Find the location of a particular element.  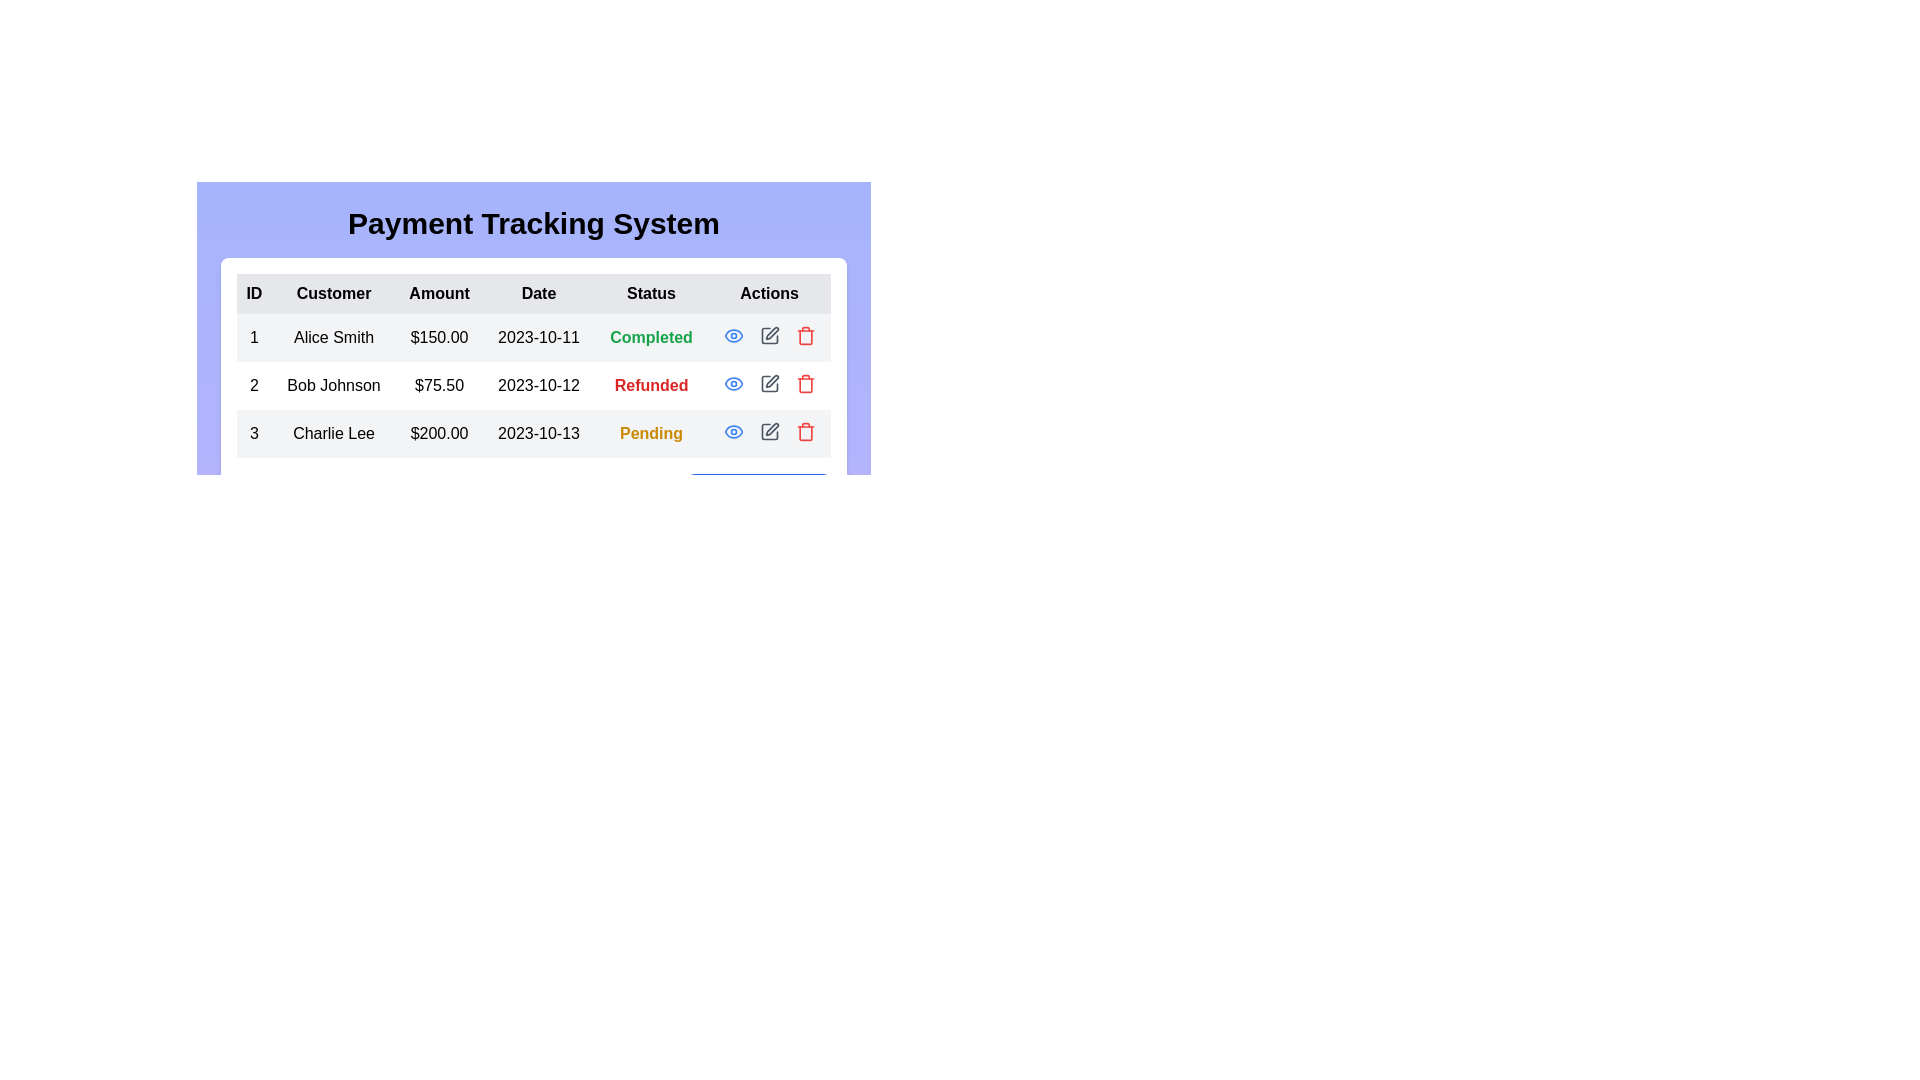

the customer name label located in the second row of the table under the 'Customer' column, which displays identification information for the entry is located at coordinates (334, 385).